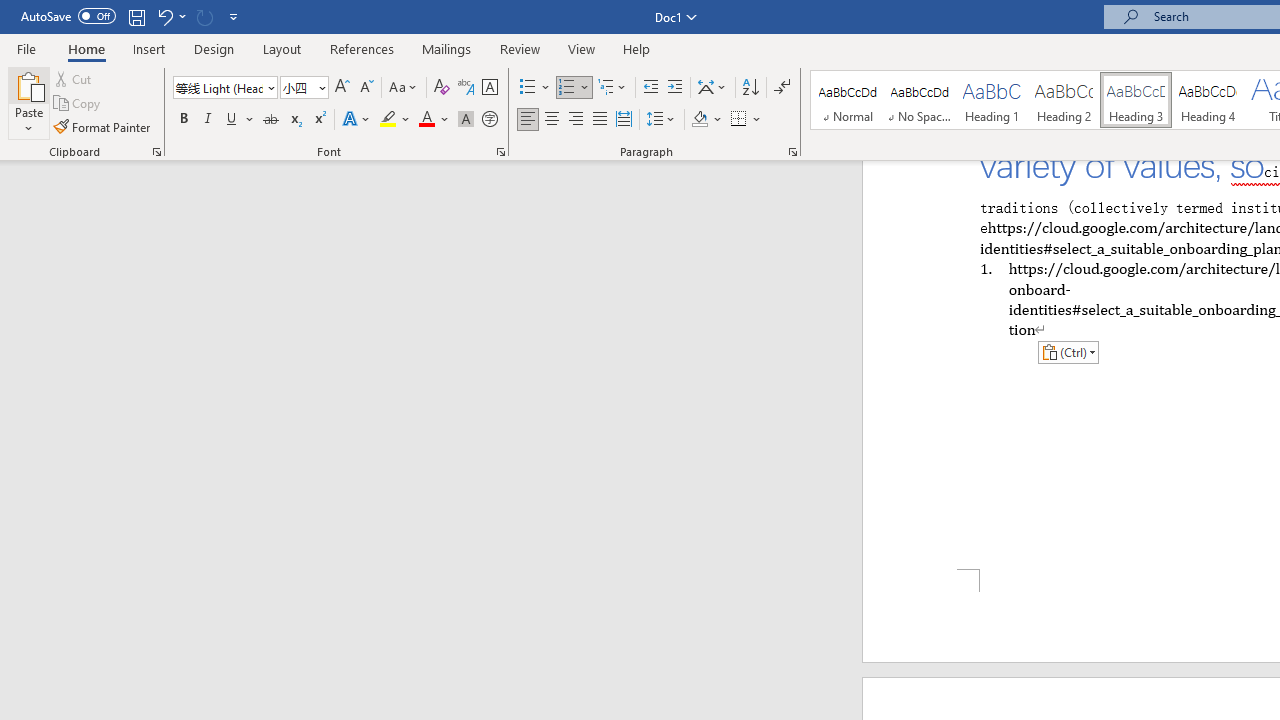 This screenshot has height=720, width=1280. I want to click on 'Clear Formatting', so click(441, 86).